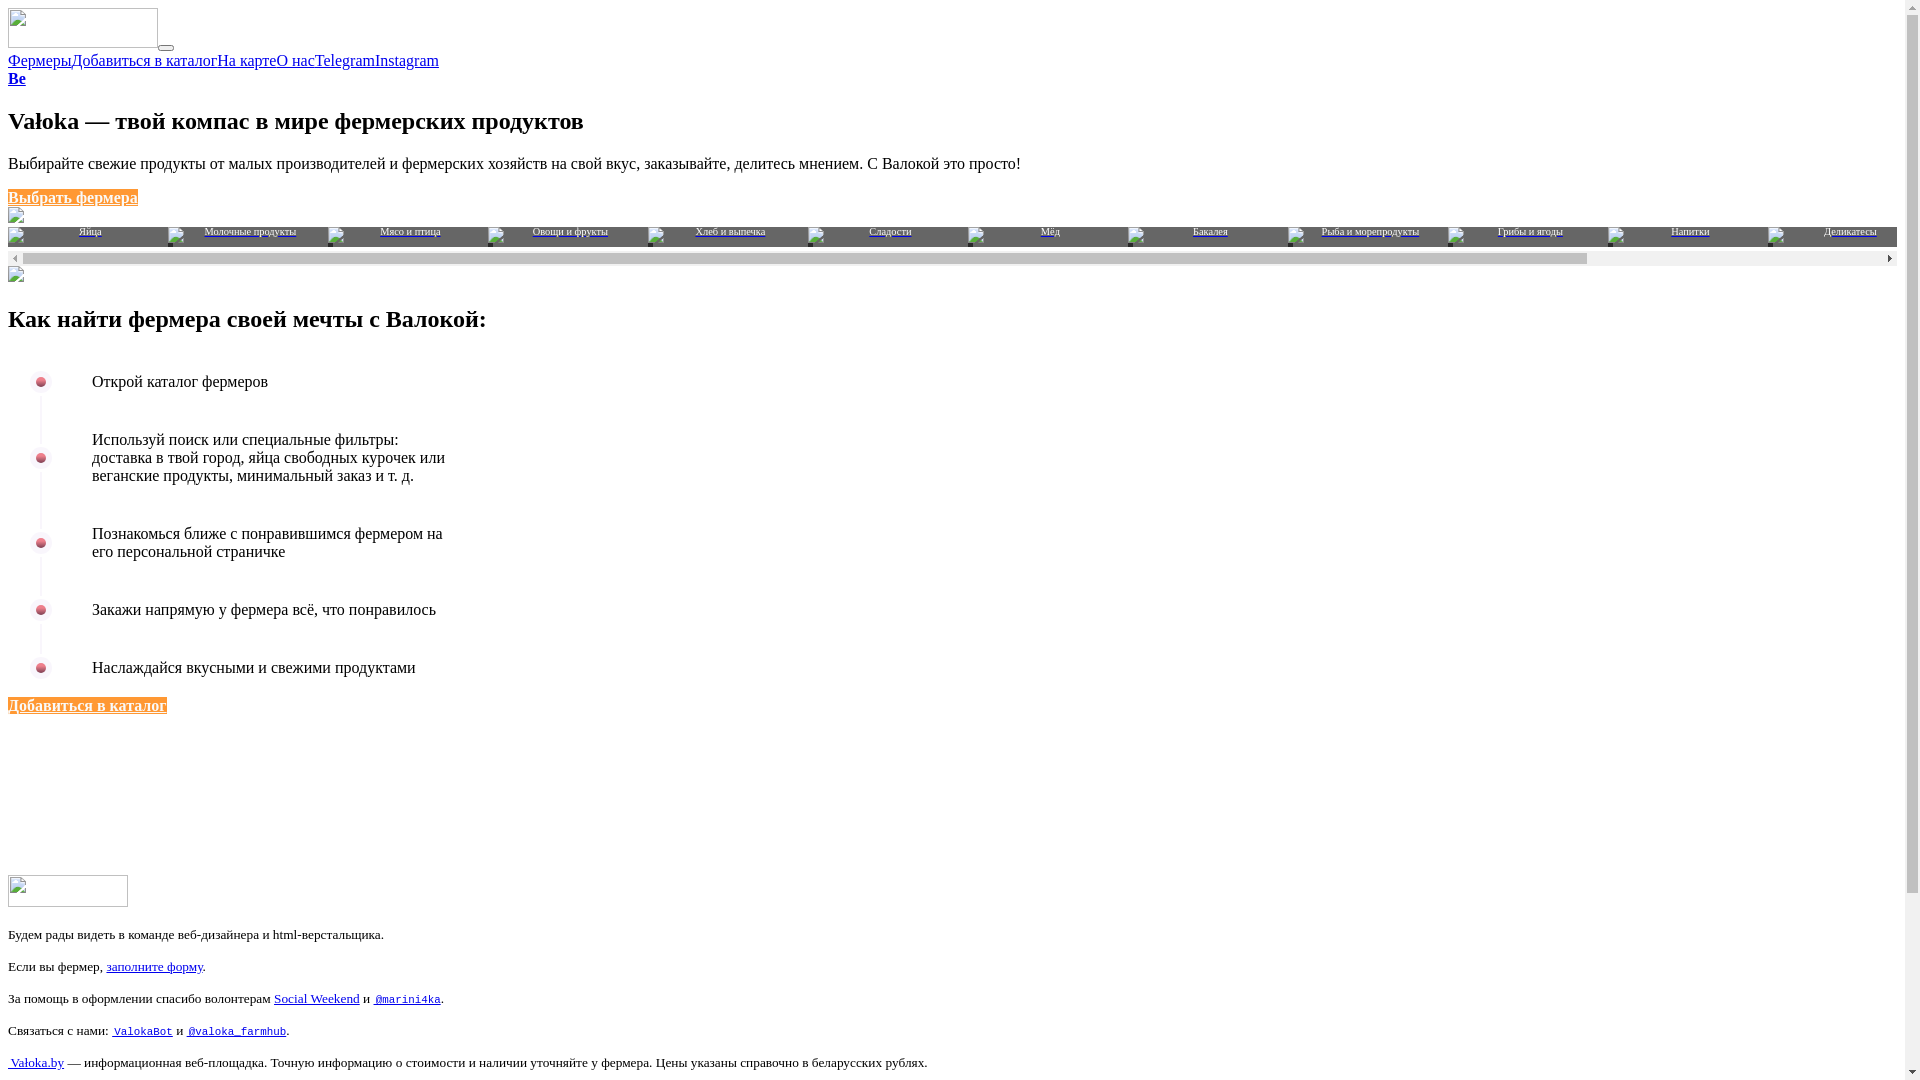  Describe the element at coordinates (17, 77) in the screenshot. I see `'Be'` at that location.